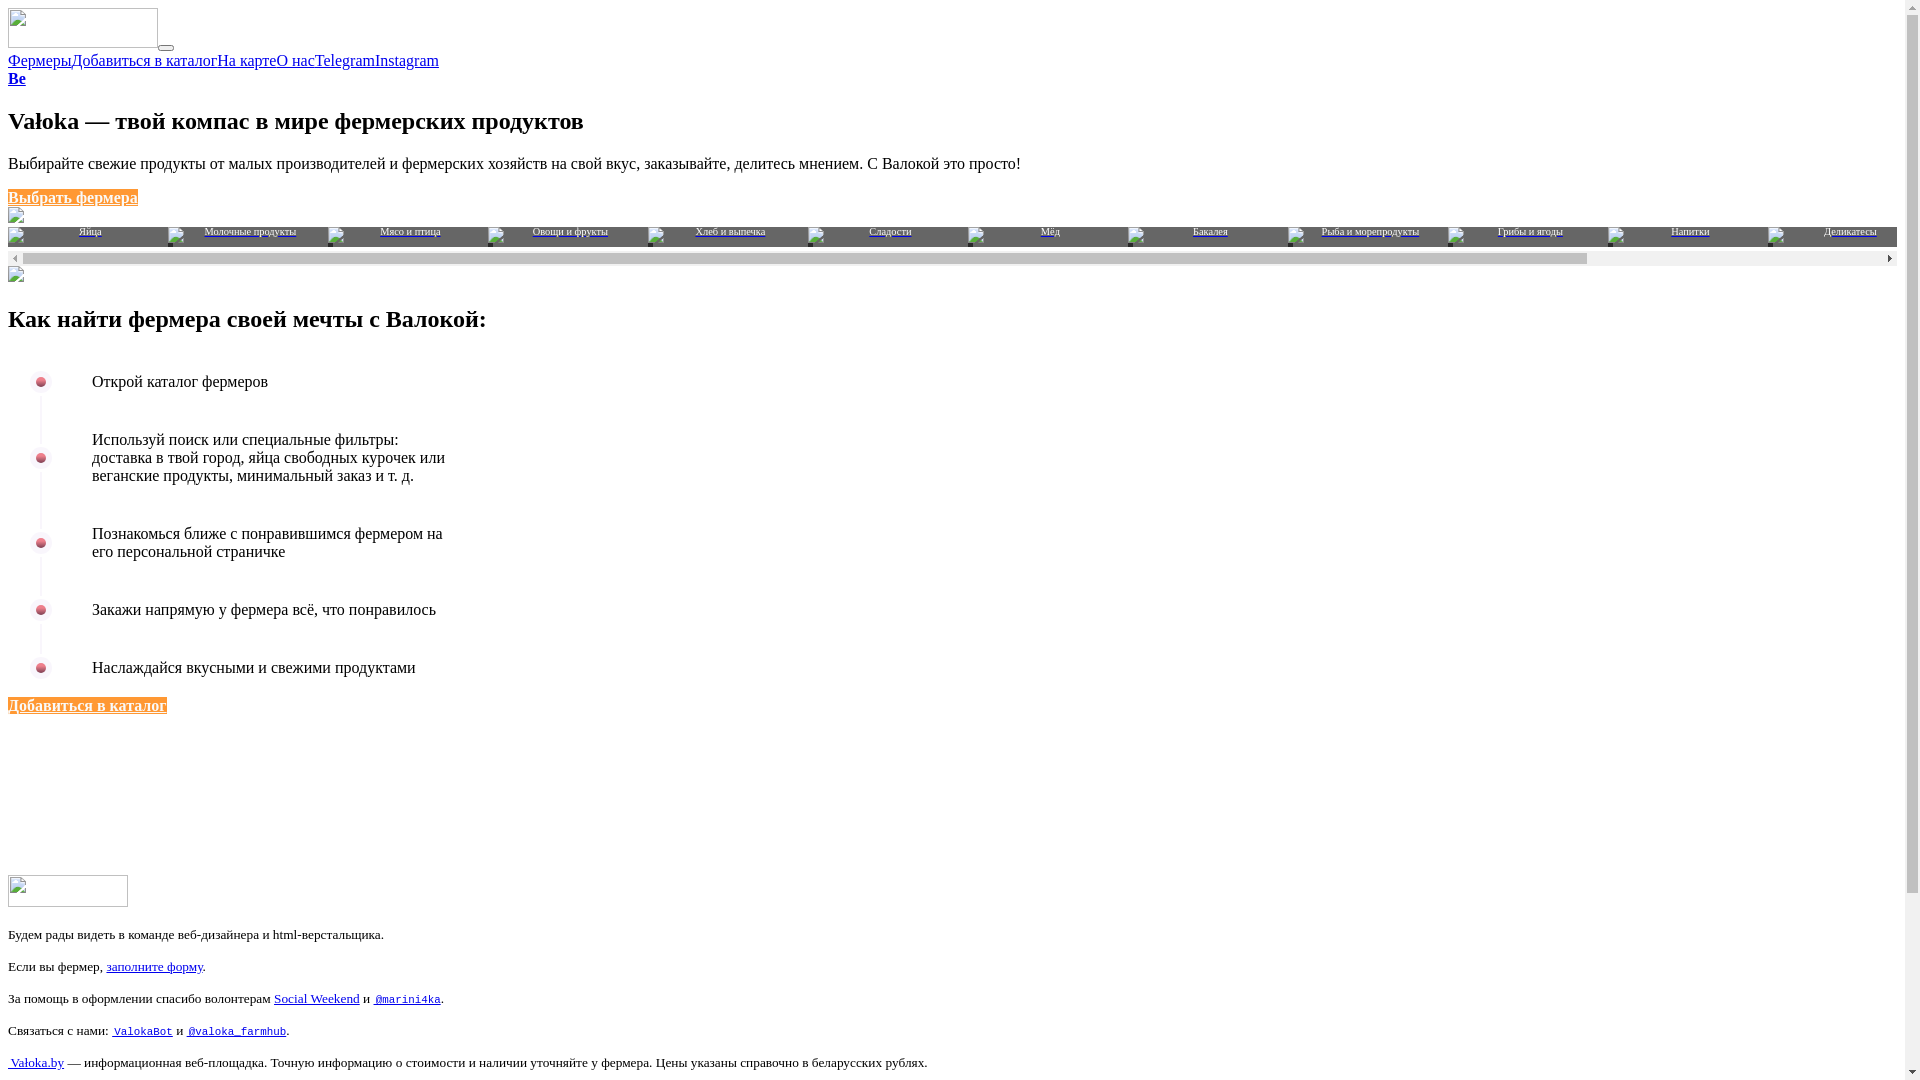  Describe the element at coordinates (17, 77) in the screenshot. I see `'Be'` at that location.